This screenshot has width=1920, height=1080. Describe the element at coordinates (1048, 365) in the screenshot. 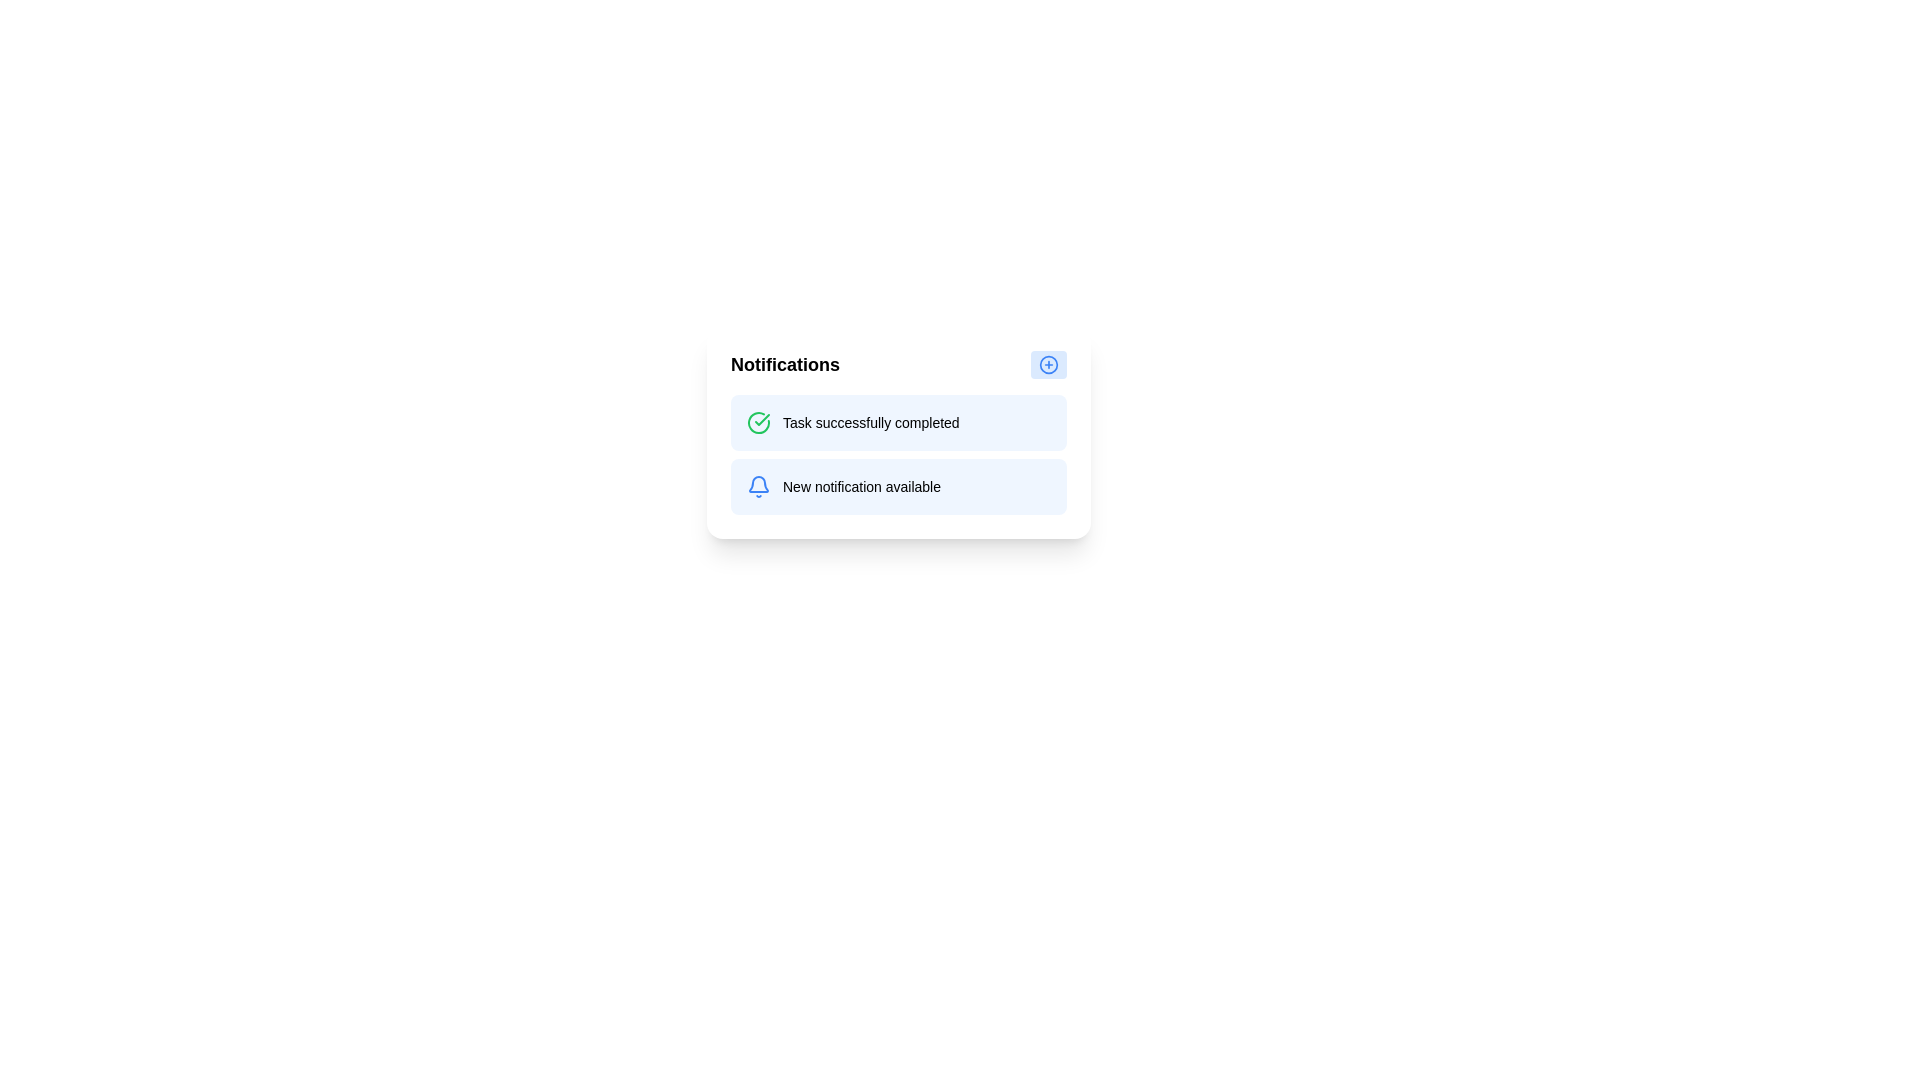

I see `the circular icon button with a plus symbol located in the top-right corner of the notification card` at that location.